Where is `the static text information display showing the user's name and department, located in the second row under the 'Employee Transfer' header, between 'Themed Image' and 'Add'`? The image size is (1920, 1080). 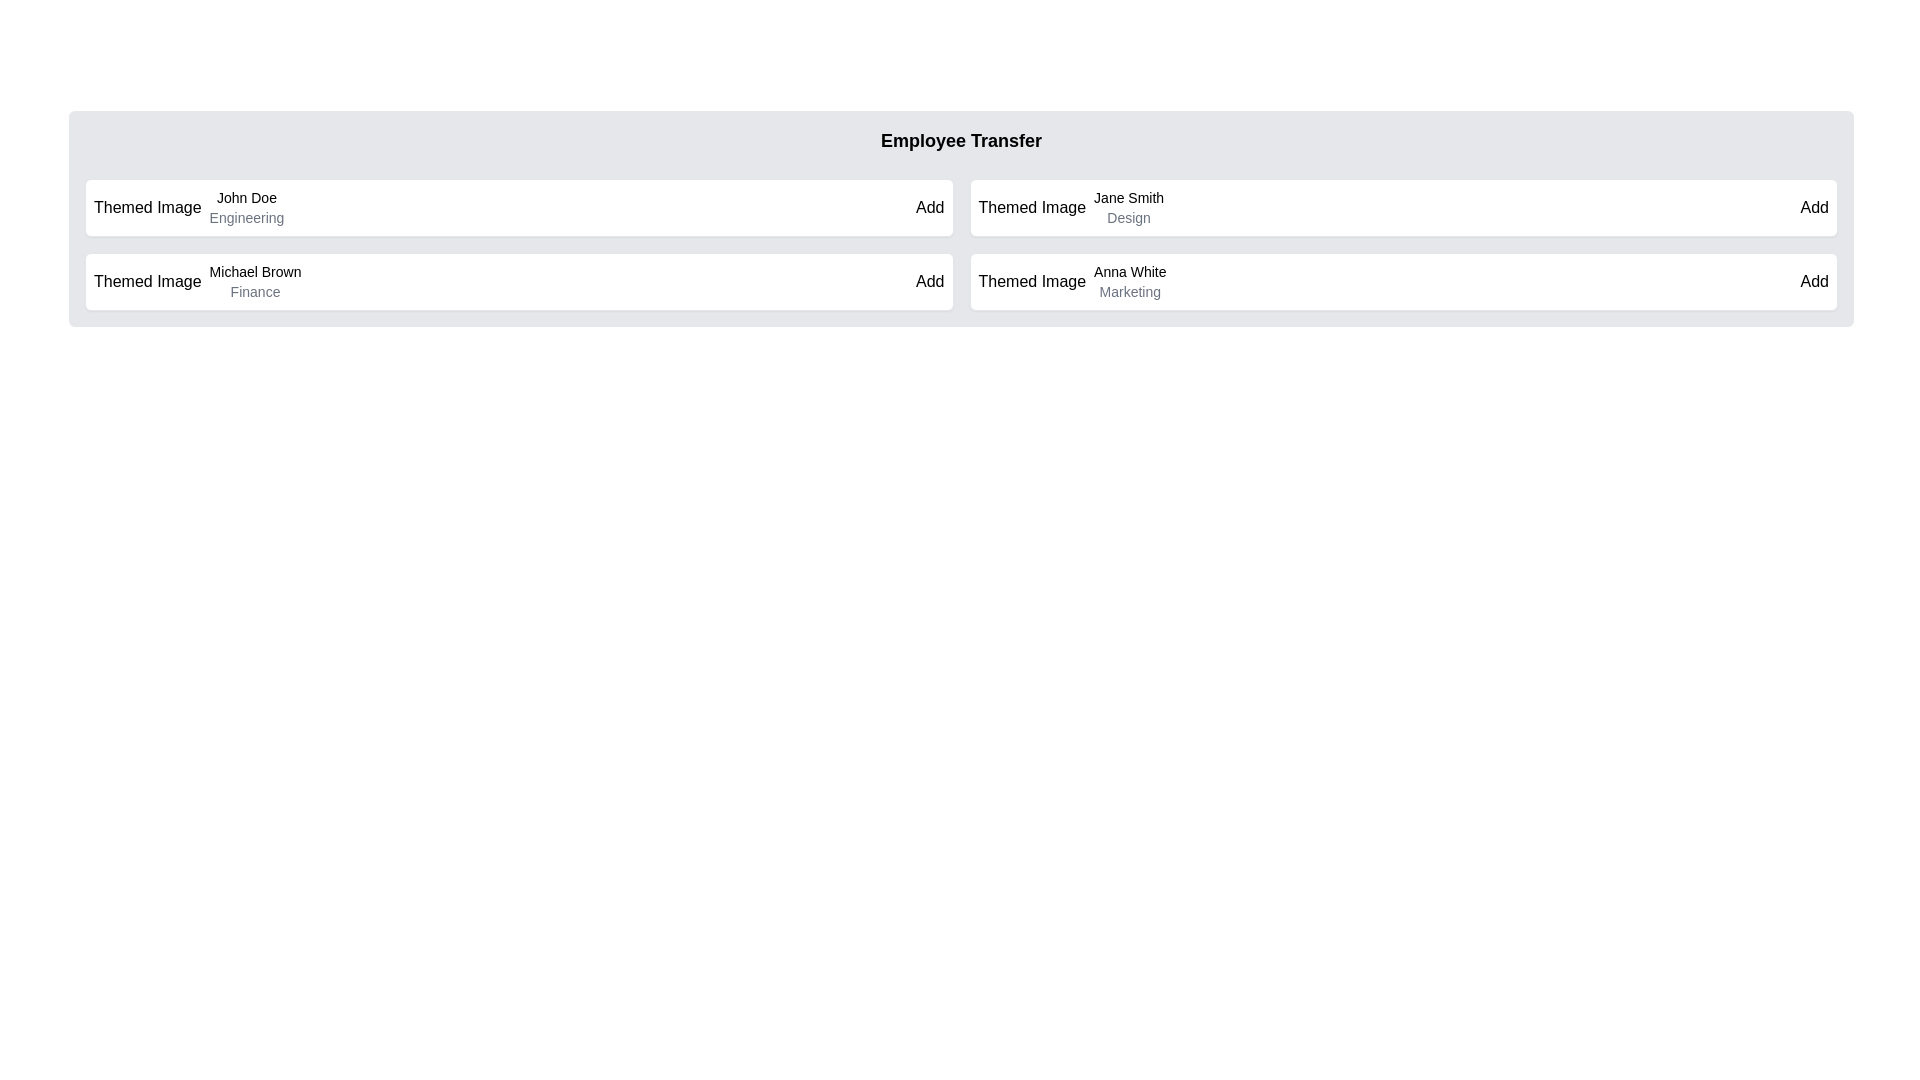
the static text information display showing the user's name and department, located in the second row under the 'Employee Transfer' header, between 'Themed Image' and 'Add' is located at coordinates (1129, 208).